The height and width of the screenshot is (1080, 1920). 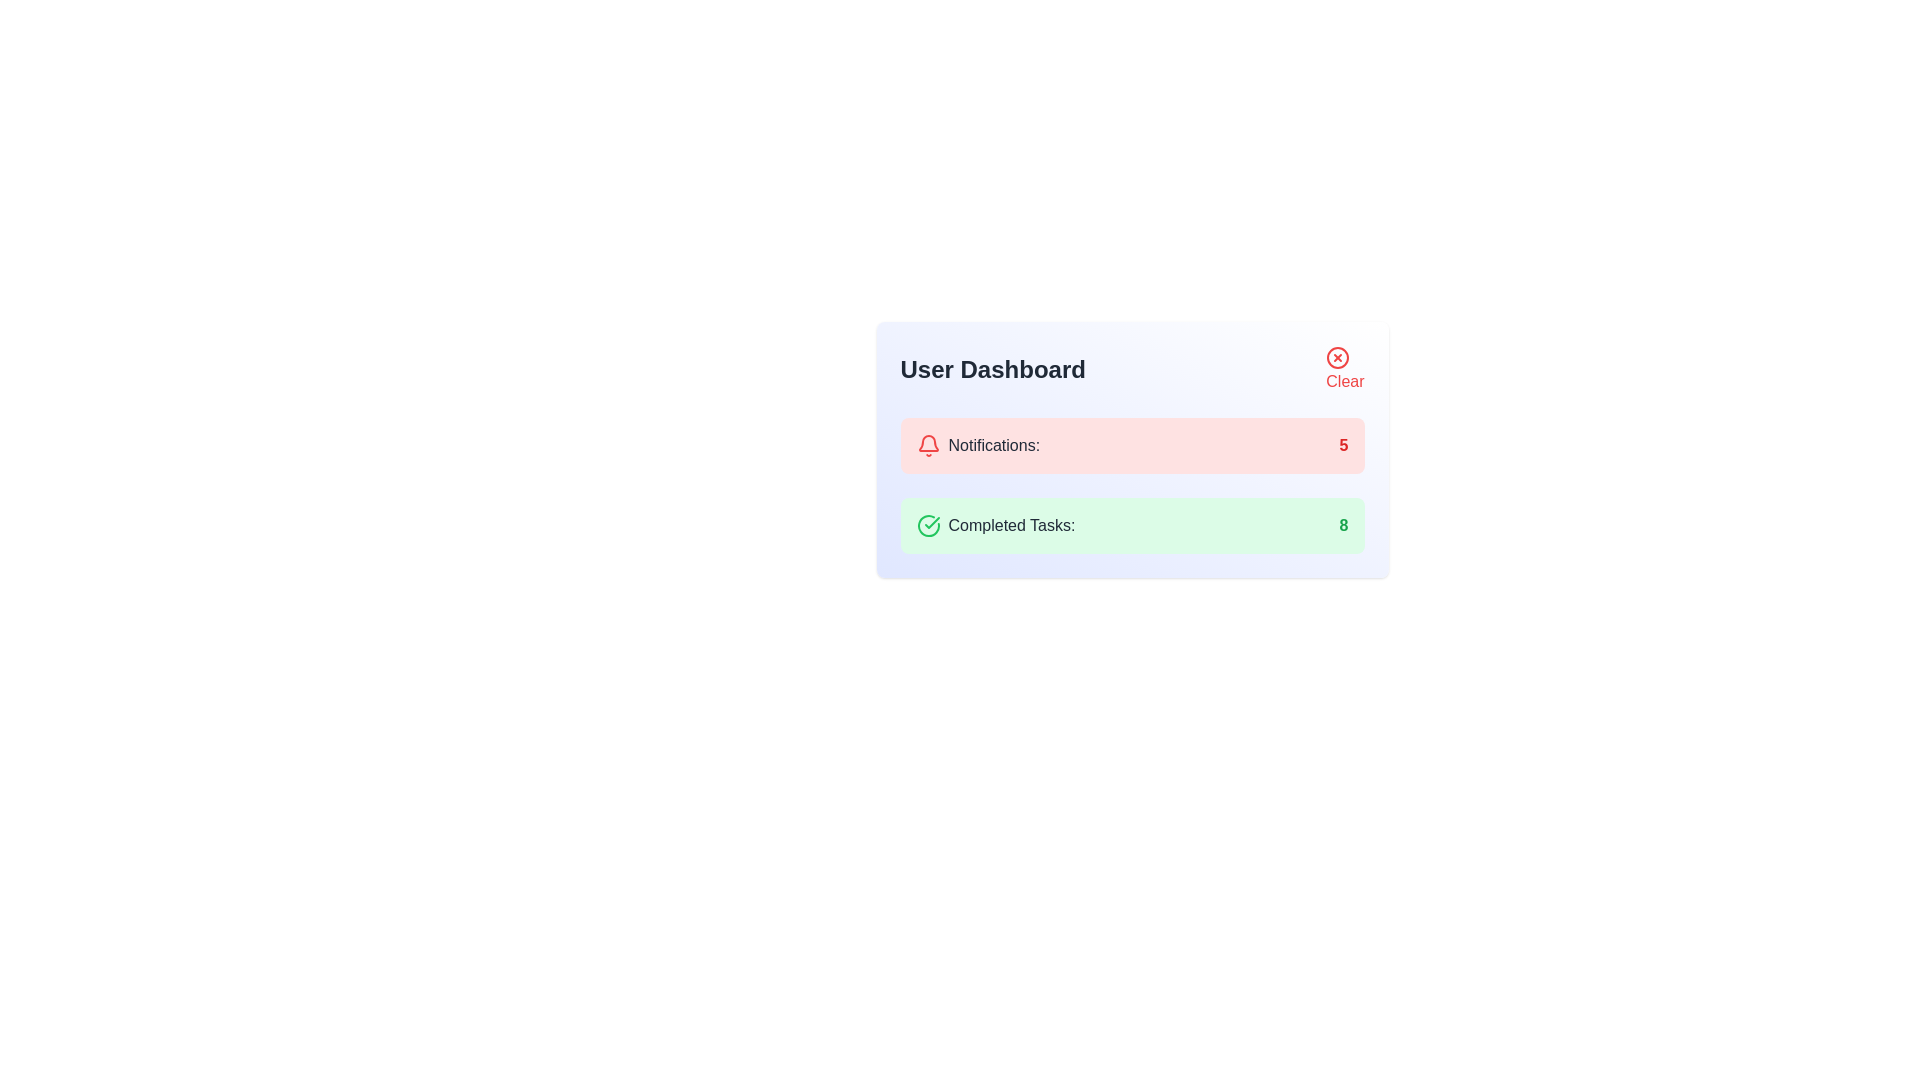 What do you see at coordinates (926, 442) in the screenshot?
I see `the notification bell icon segment, which is part of the outline of the bell icon located to the left of the 'Notifications' label in the user dashboard section, if it is interactive` at bounding box center [926, 442].